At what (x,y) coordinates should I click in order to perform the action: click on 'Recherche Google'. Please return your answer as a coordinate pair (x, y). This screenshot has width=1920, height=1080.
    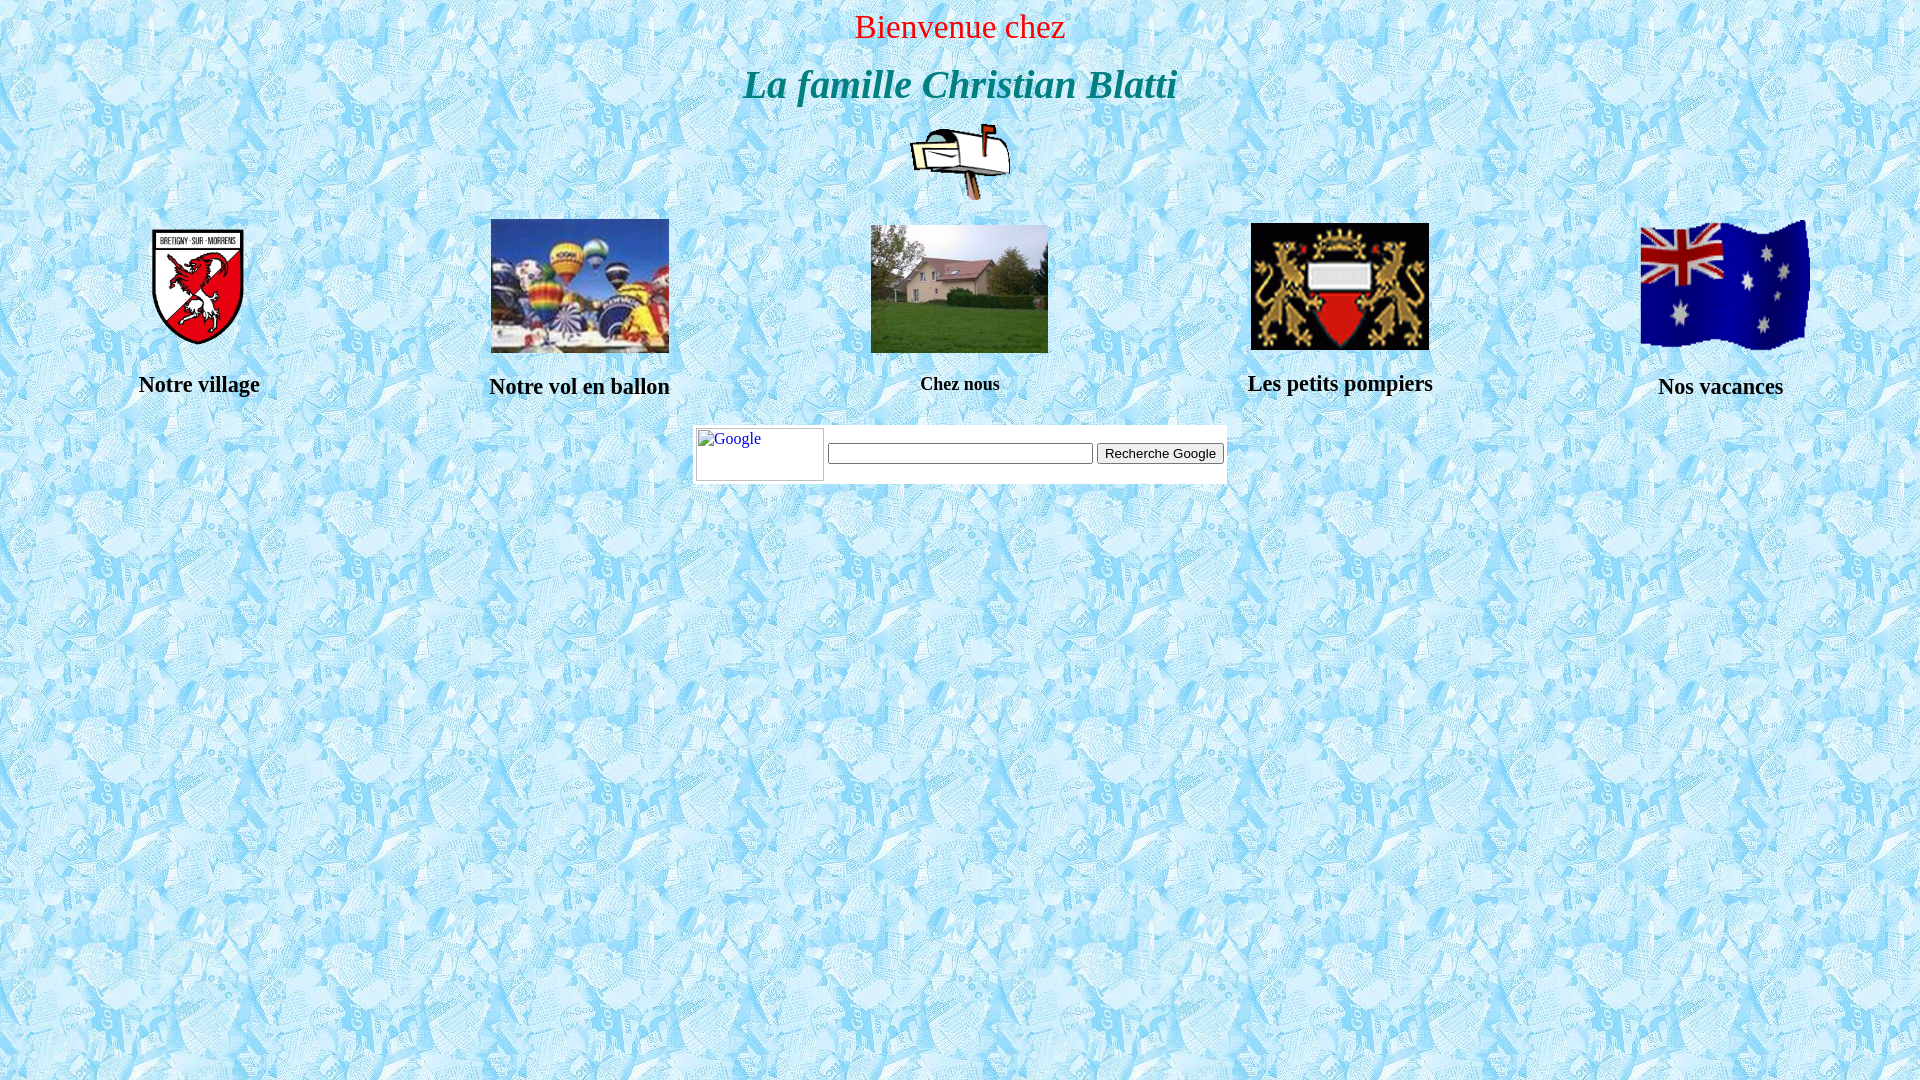
    Looking at the image, I should click on (1160, 453).